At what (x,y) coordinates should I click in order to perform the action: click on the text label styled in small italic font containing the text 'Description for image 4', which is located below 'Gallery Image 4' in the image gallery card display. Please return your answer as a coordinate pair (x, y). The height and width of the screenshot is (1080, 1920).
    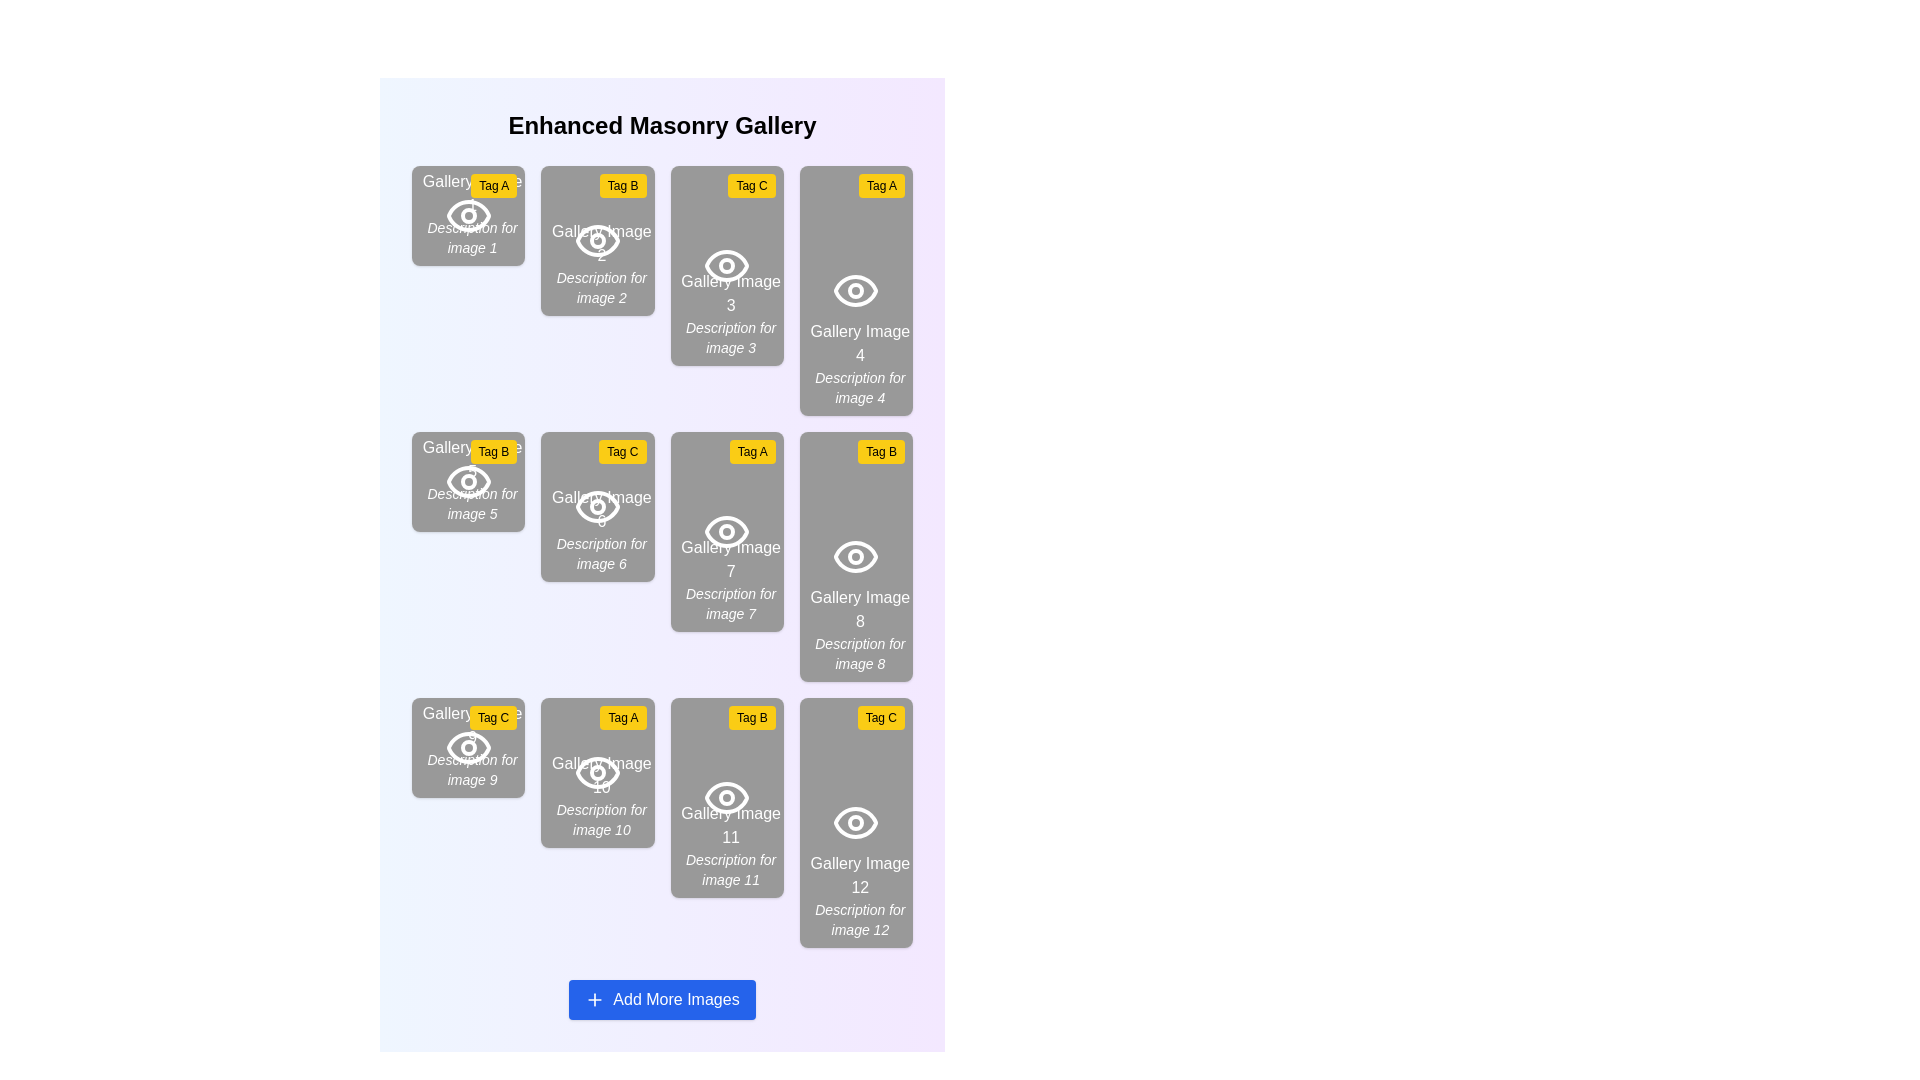
    Looking at the image, I should click on (860, 388).